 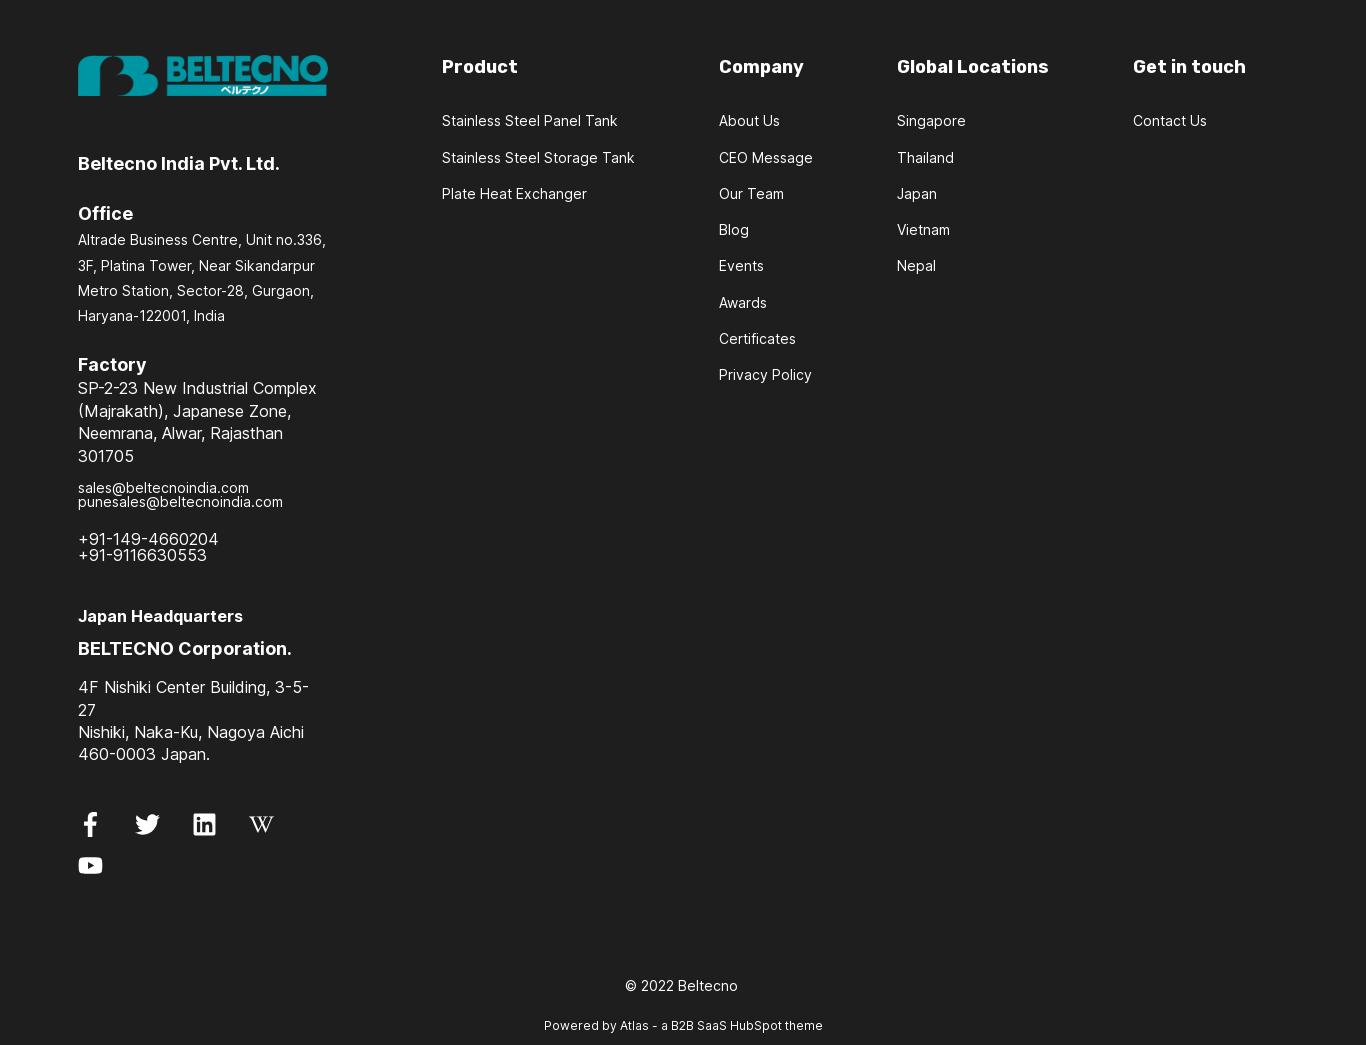 I want to click on 'Altrade Business Centre, Unit no.336, 3F, Platina Tower, Near Sikandarpur Metro Station, Sector-28, Gurgaon, Haryana-122001, India', so click(x=77, y=276).